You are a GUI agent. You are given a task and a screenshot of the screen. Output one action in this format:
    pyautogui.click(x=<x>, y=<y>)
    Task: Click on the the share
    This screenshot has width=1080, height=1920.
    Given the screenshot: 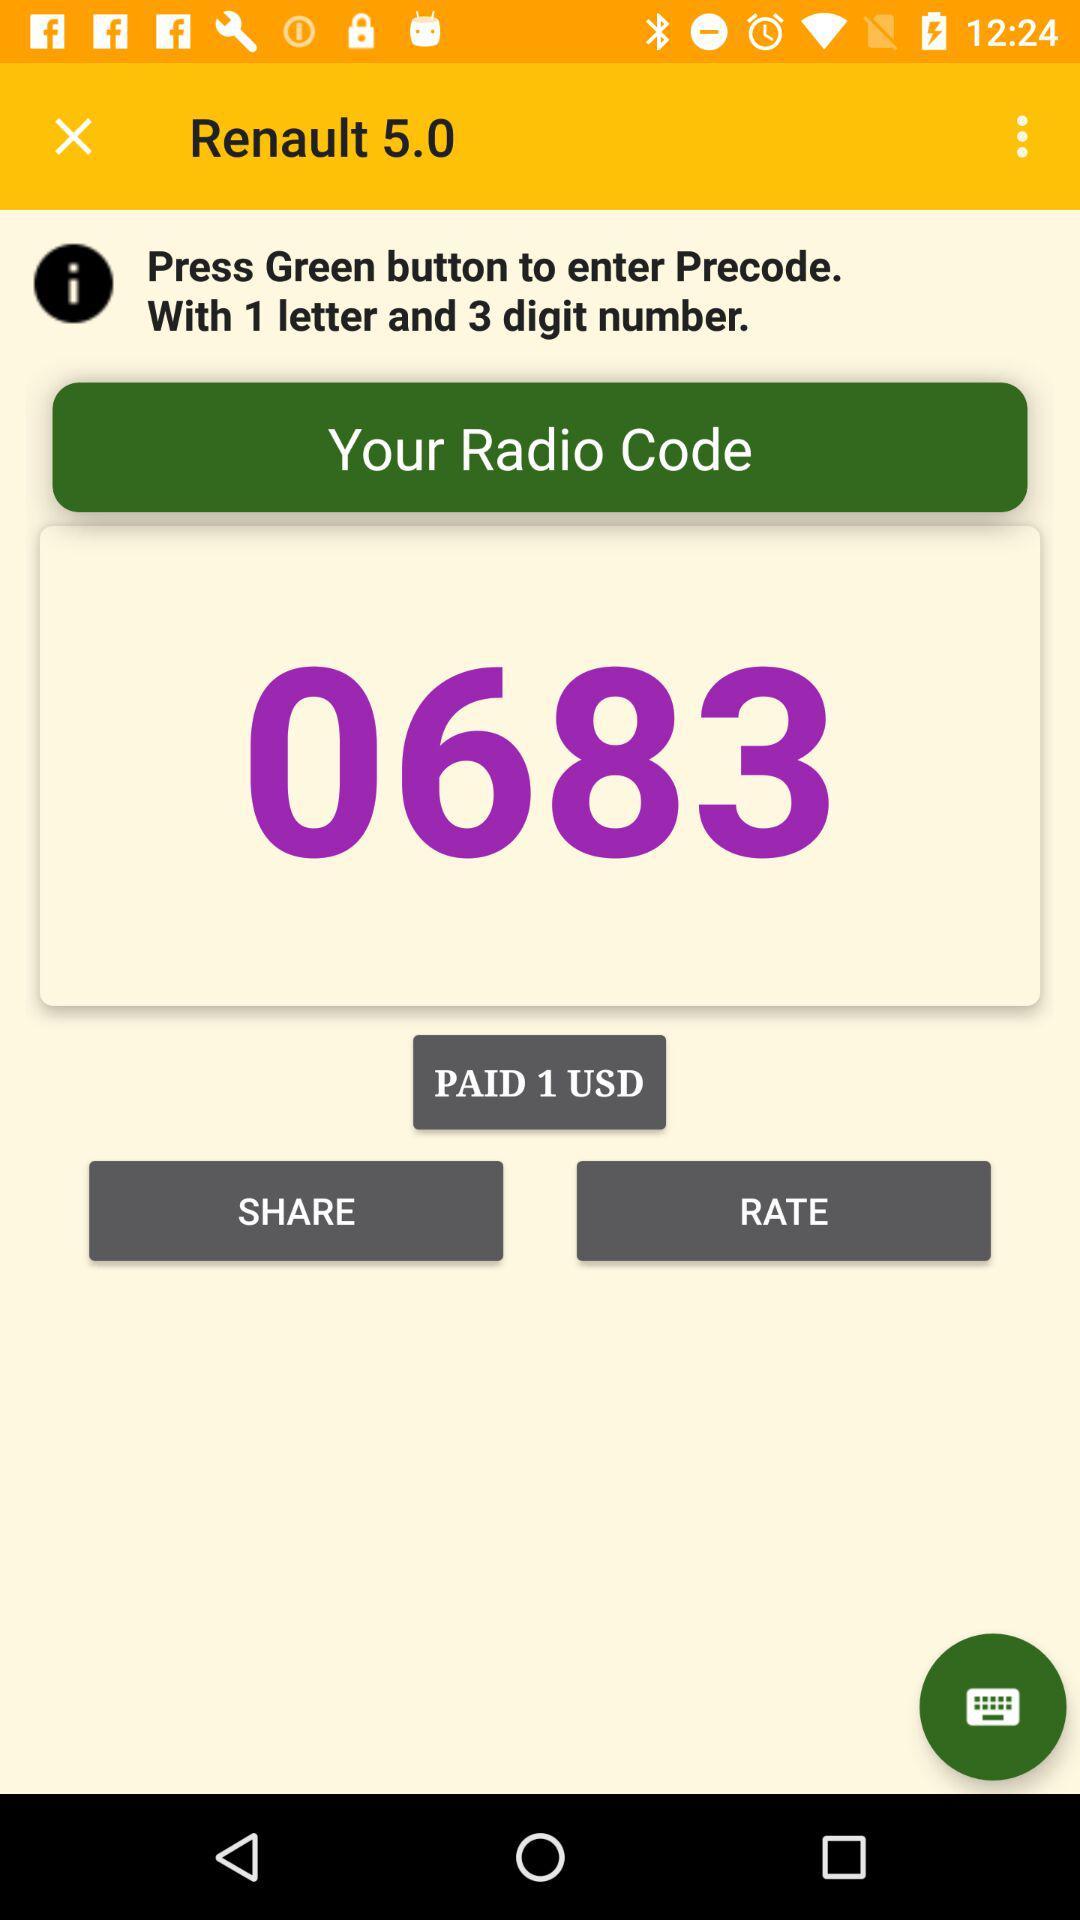 What is the action you would take?
    pyautogui.click(x=296, y=1209)
    